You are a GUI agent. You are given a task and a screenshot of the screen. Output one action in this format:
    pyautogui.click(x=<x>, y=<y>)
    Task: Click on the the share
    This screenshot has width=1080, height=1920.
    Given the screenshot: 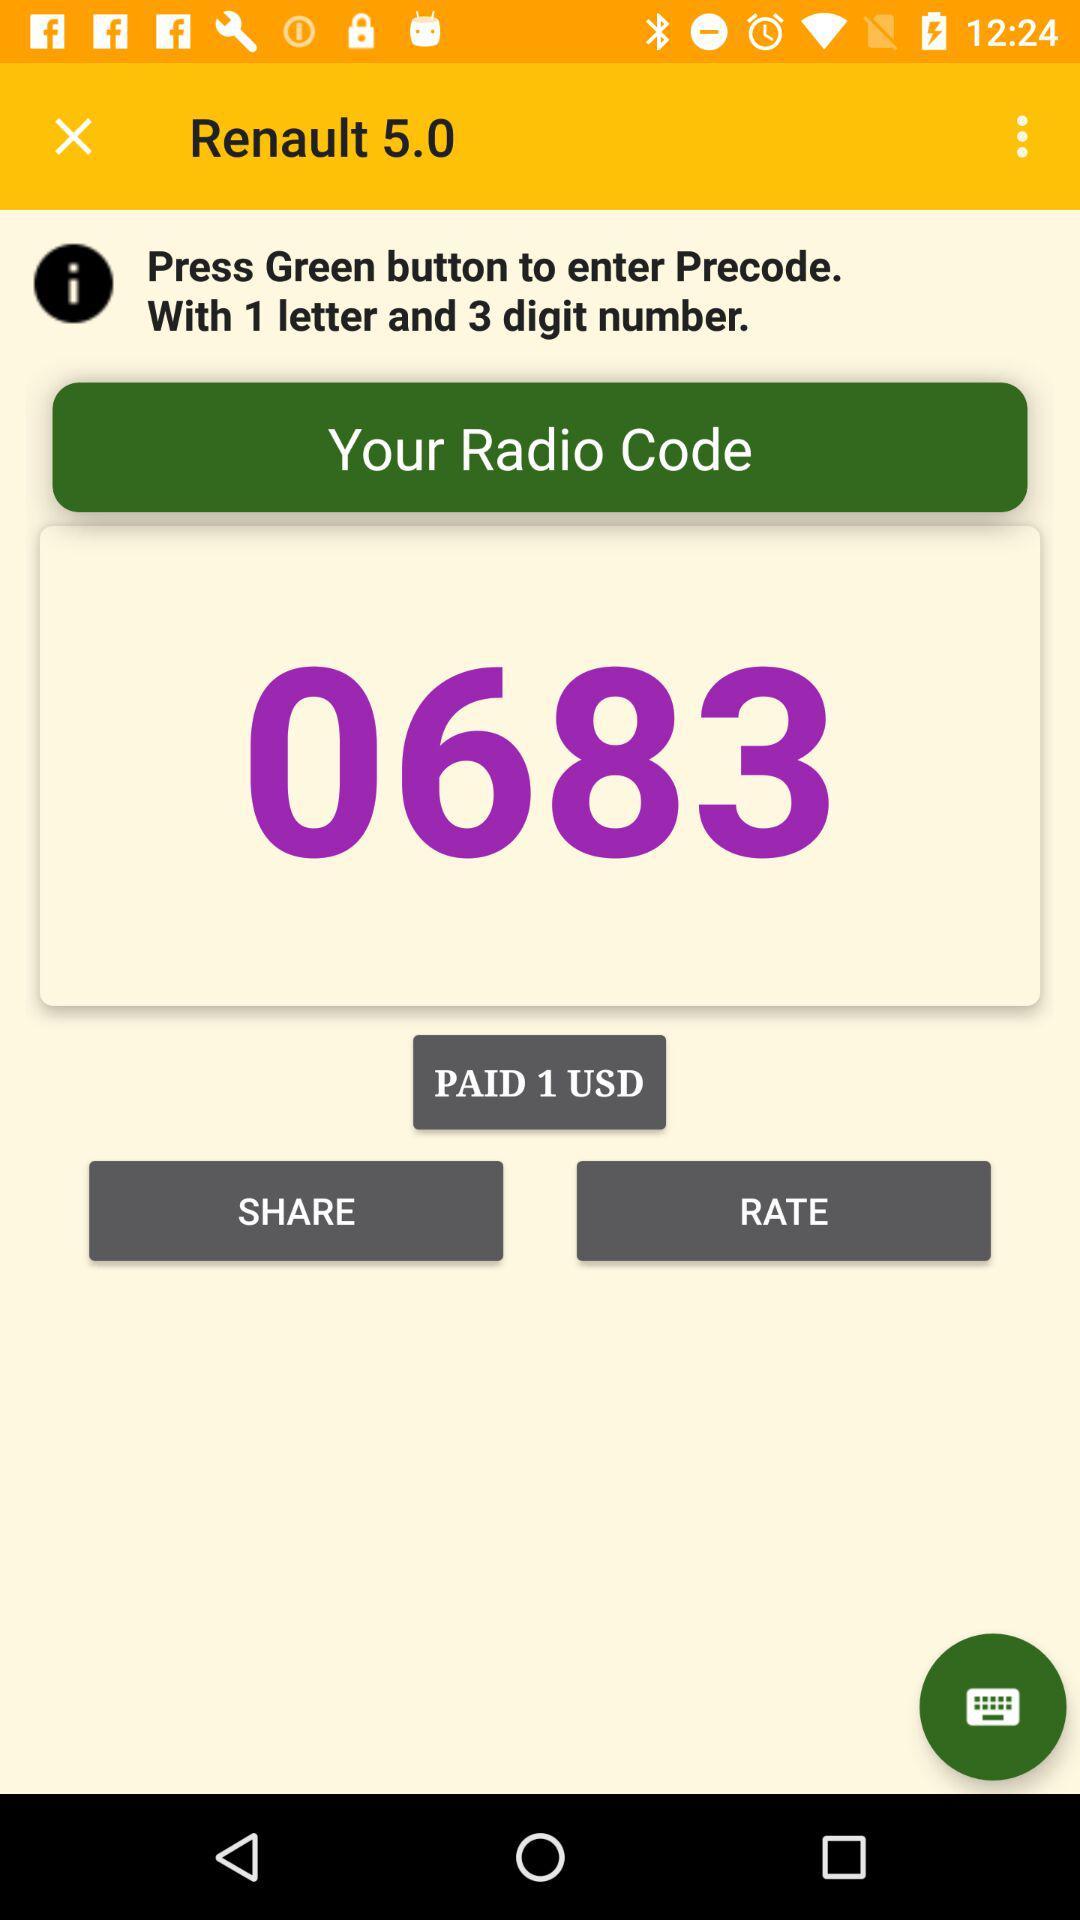 What is the action you would take?
    pyautogui.click(x=296, y=1209)
    